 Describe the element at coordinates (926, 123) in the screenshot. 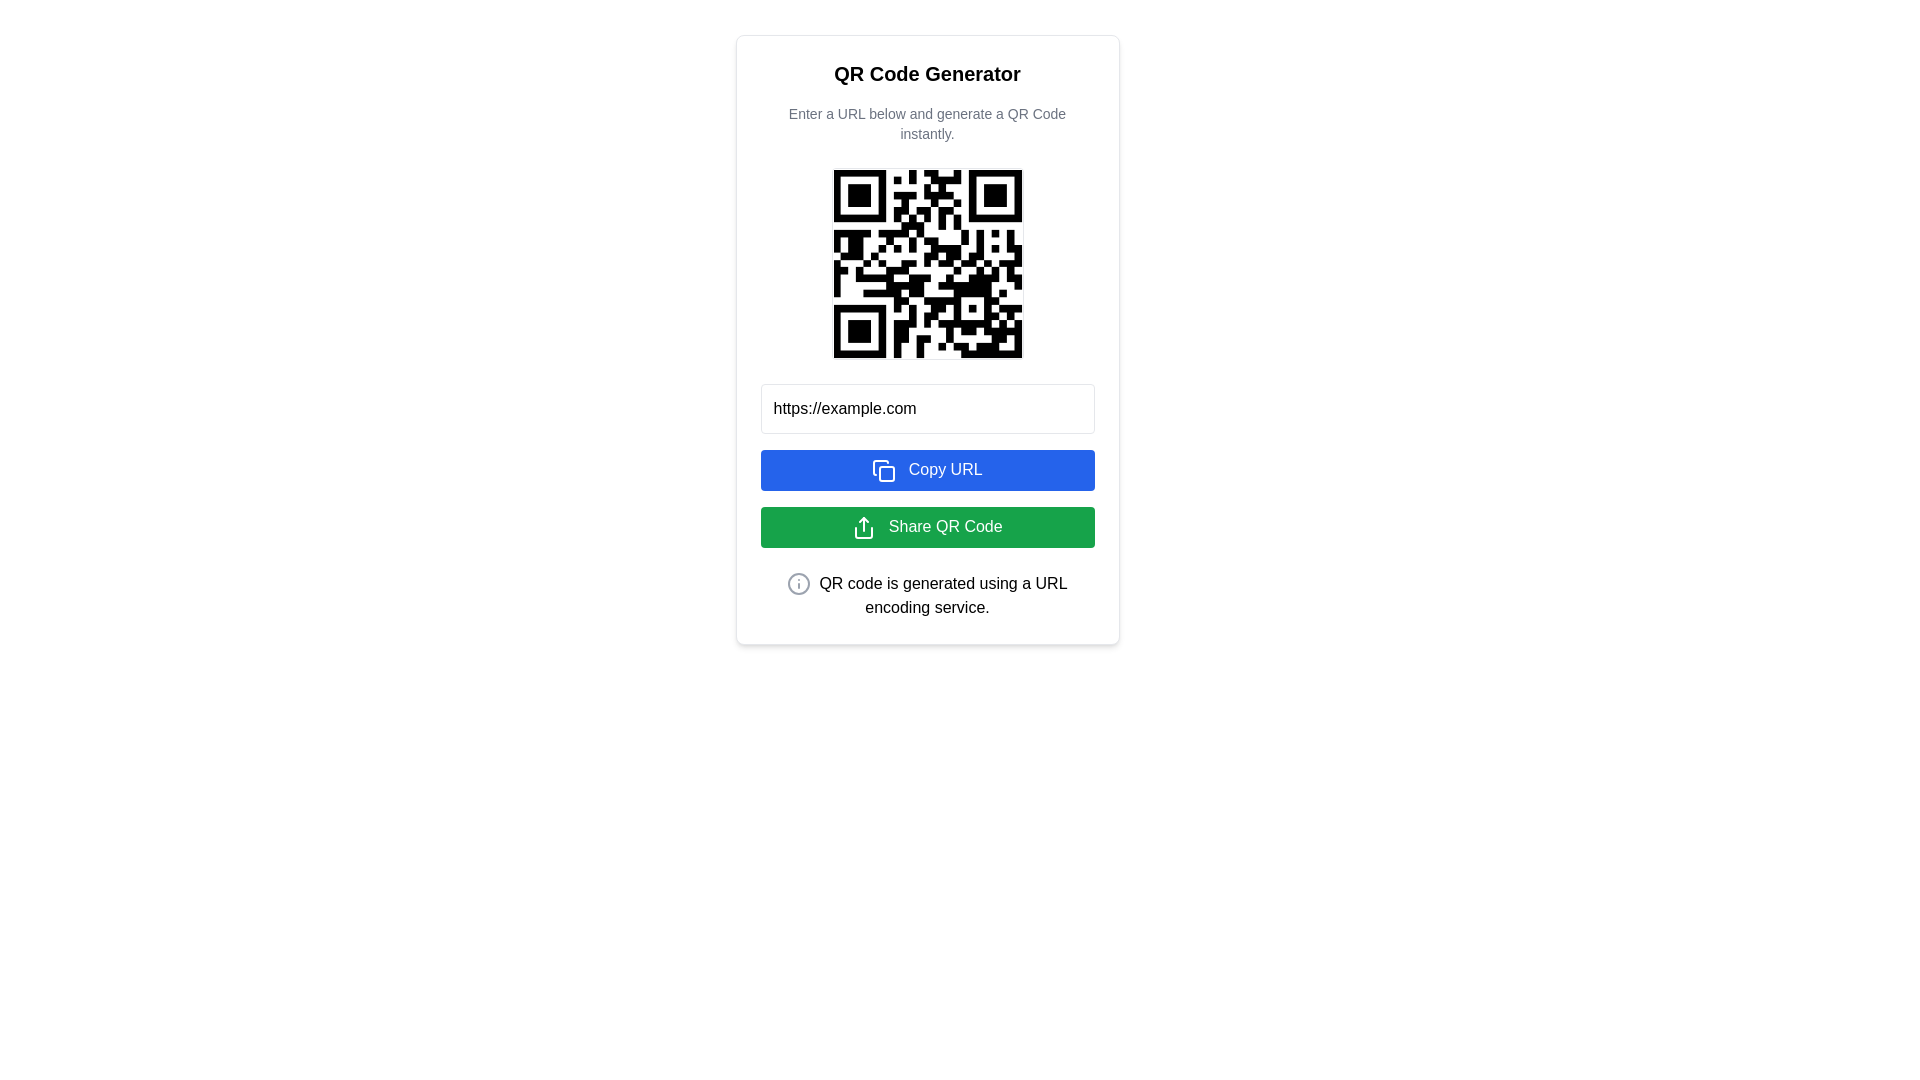

I see `the static text element that provides instructions for using the QR Code generation feature, located beneath the 'QR Code Generator' header` at that location.